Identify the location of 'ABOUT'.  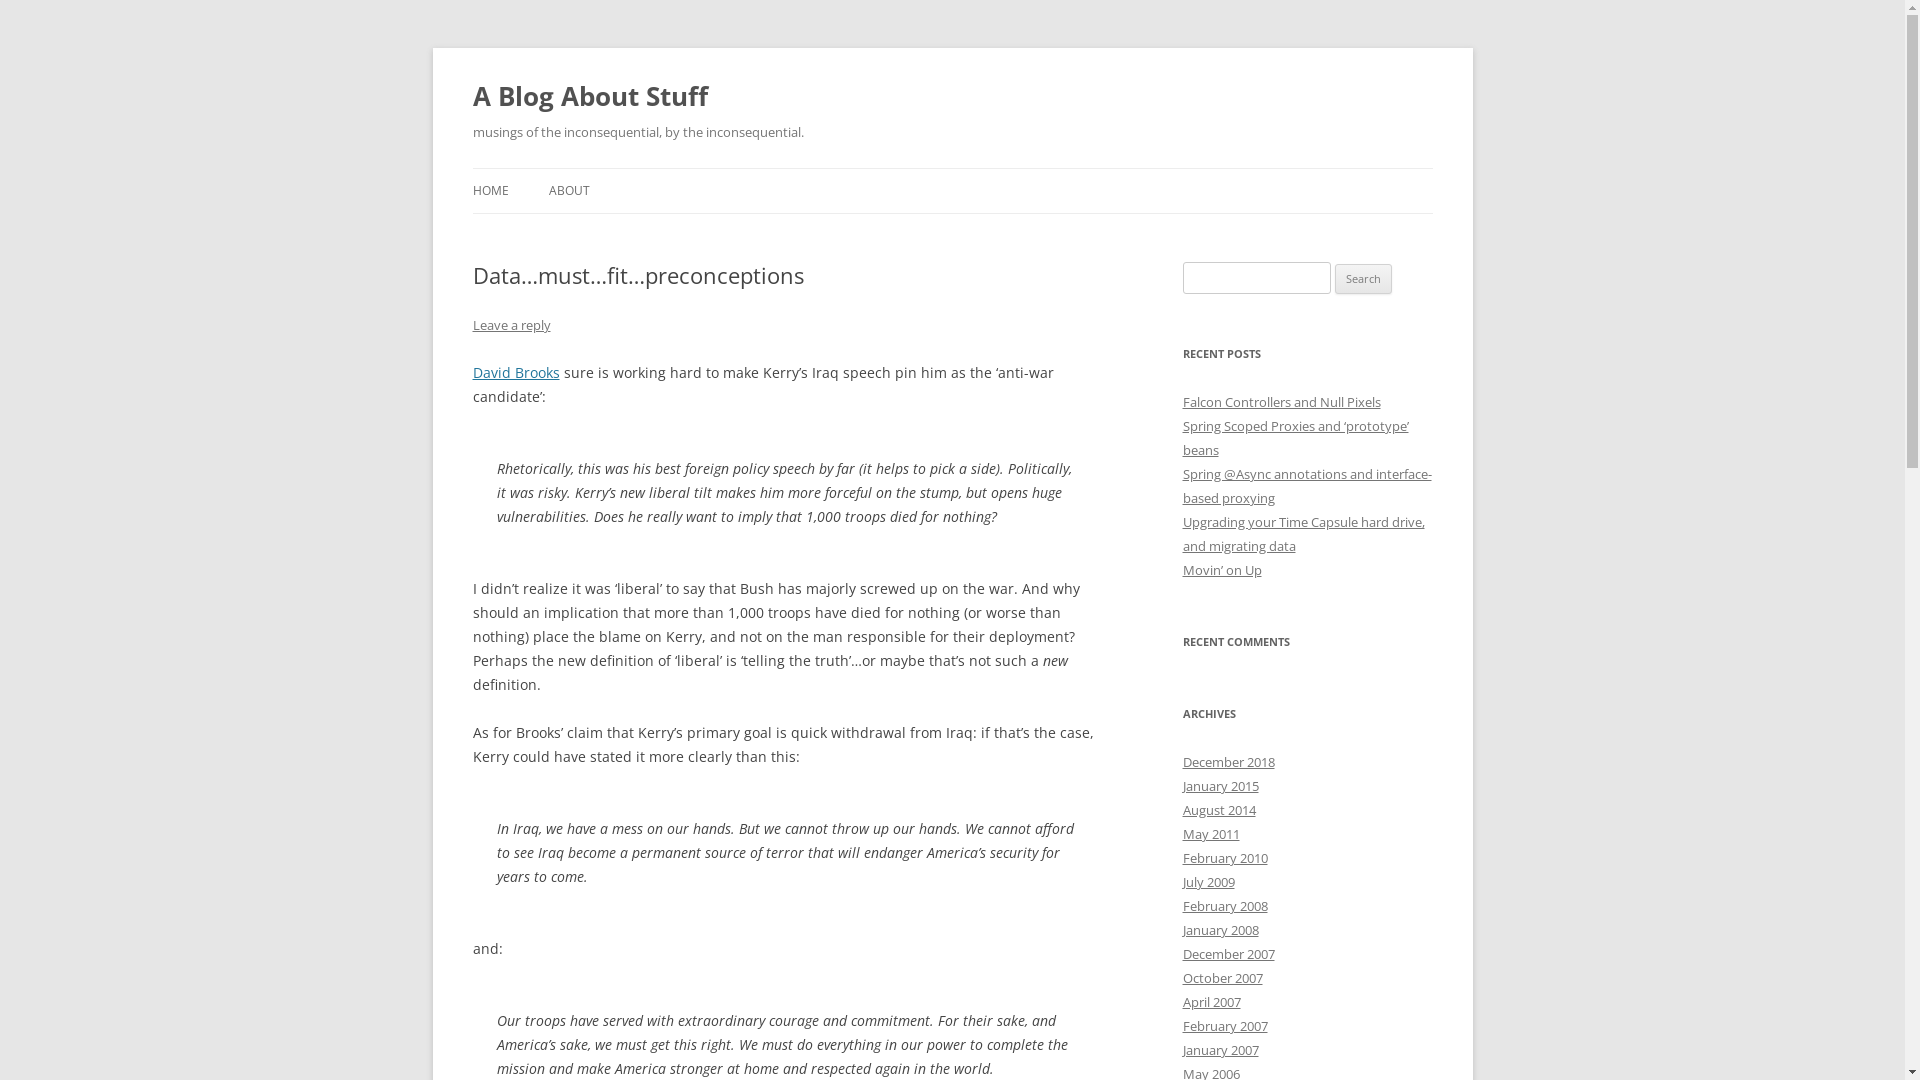
(567, 191).